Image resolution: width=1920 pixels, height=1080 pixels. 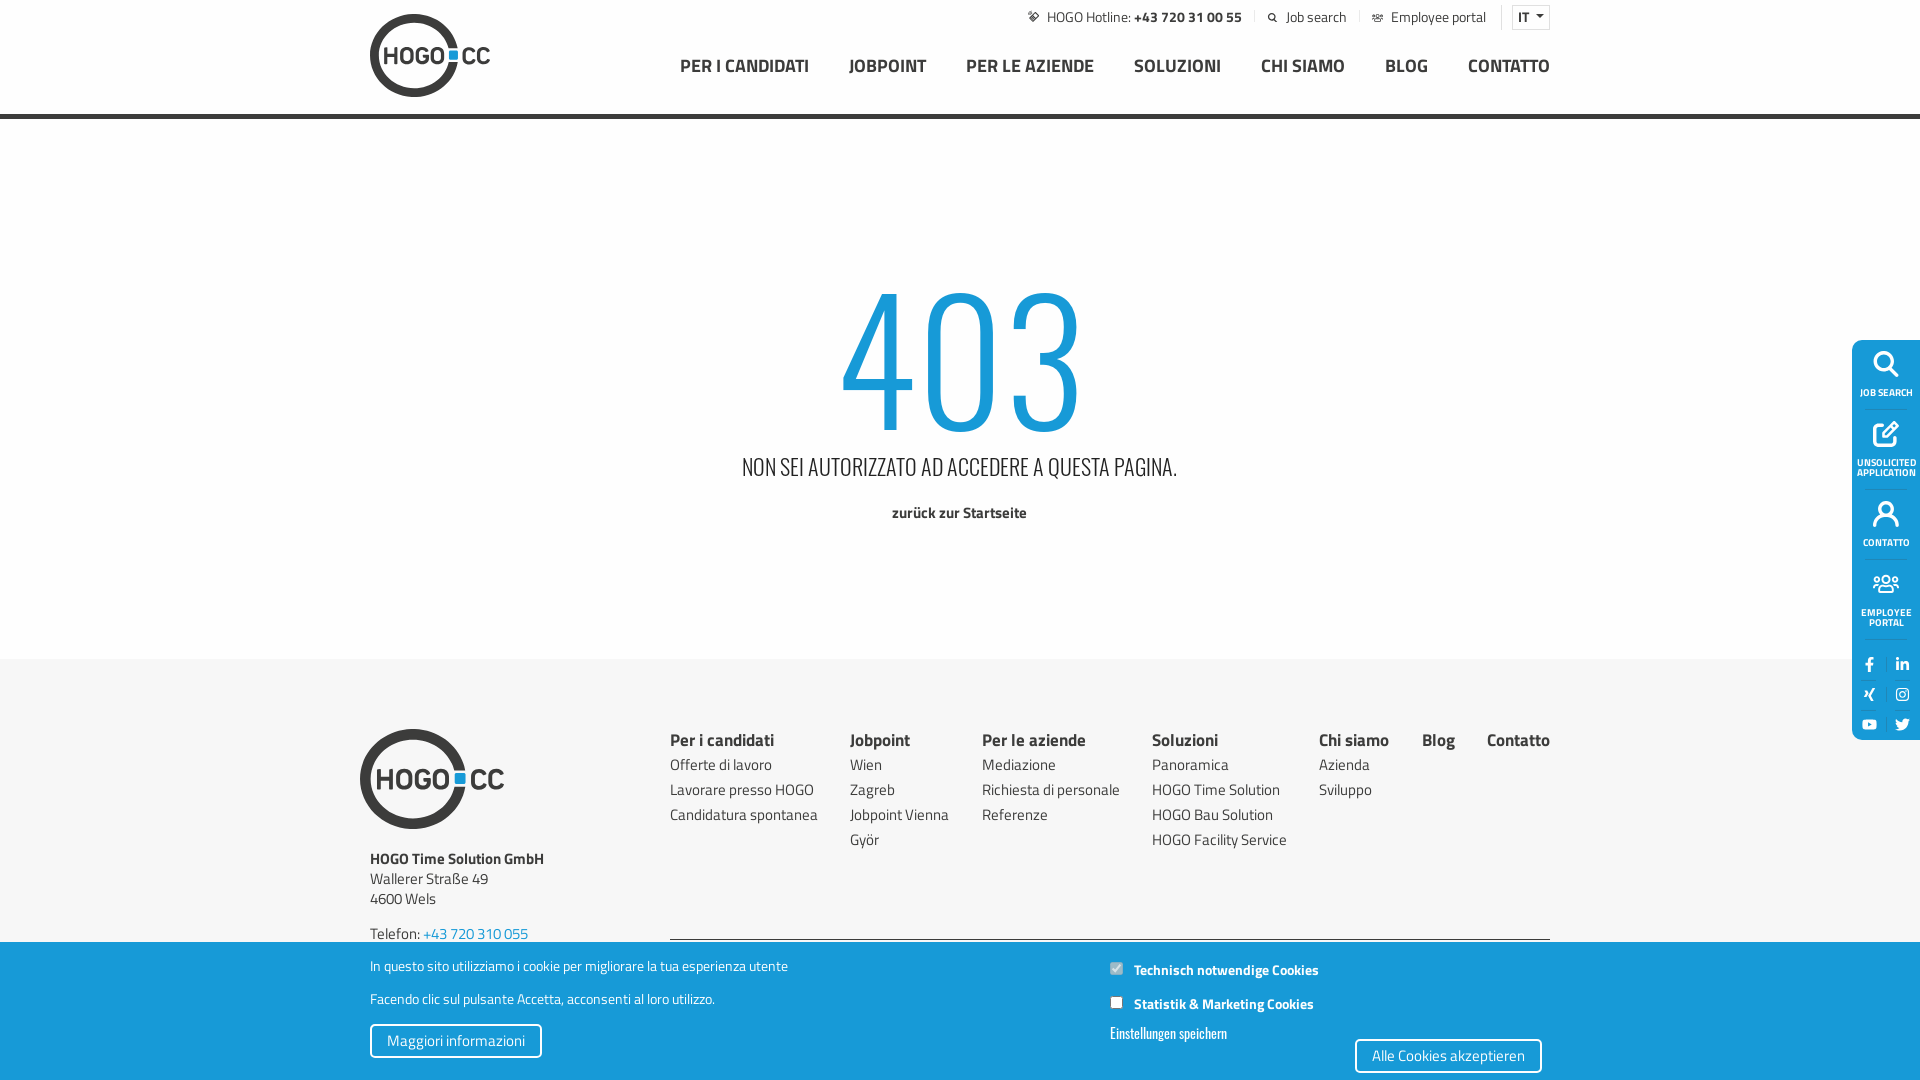 What do you see at coordinates (1901, 724) in the screenshot?
I see `'Twitter'` at bounding box center [1901, 724].